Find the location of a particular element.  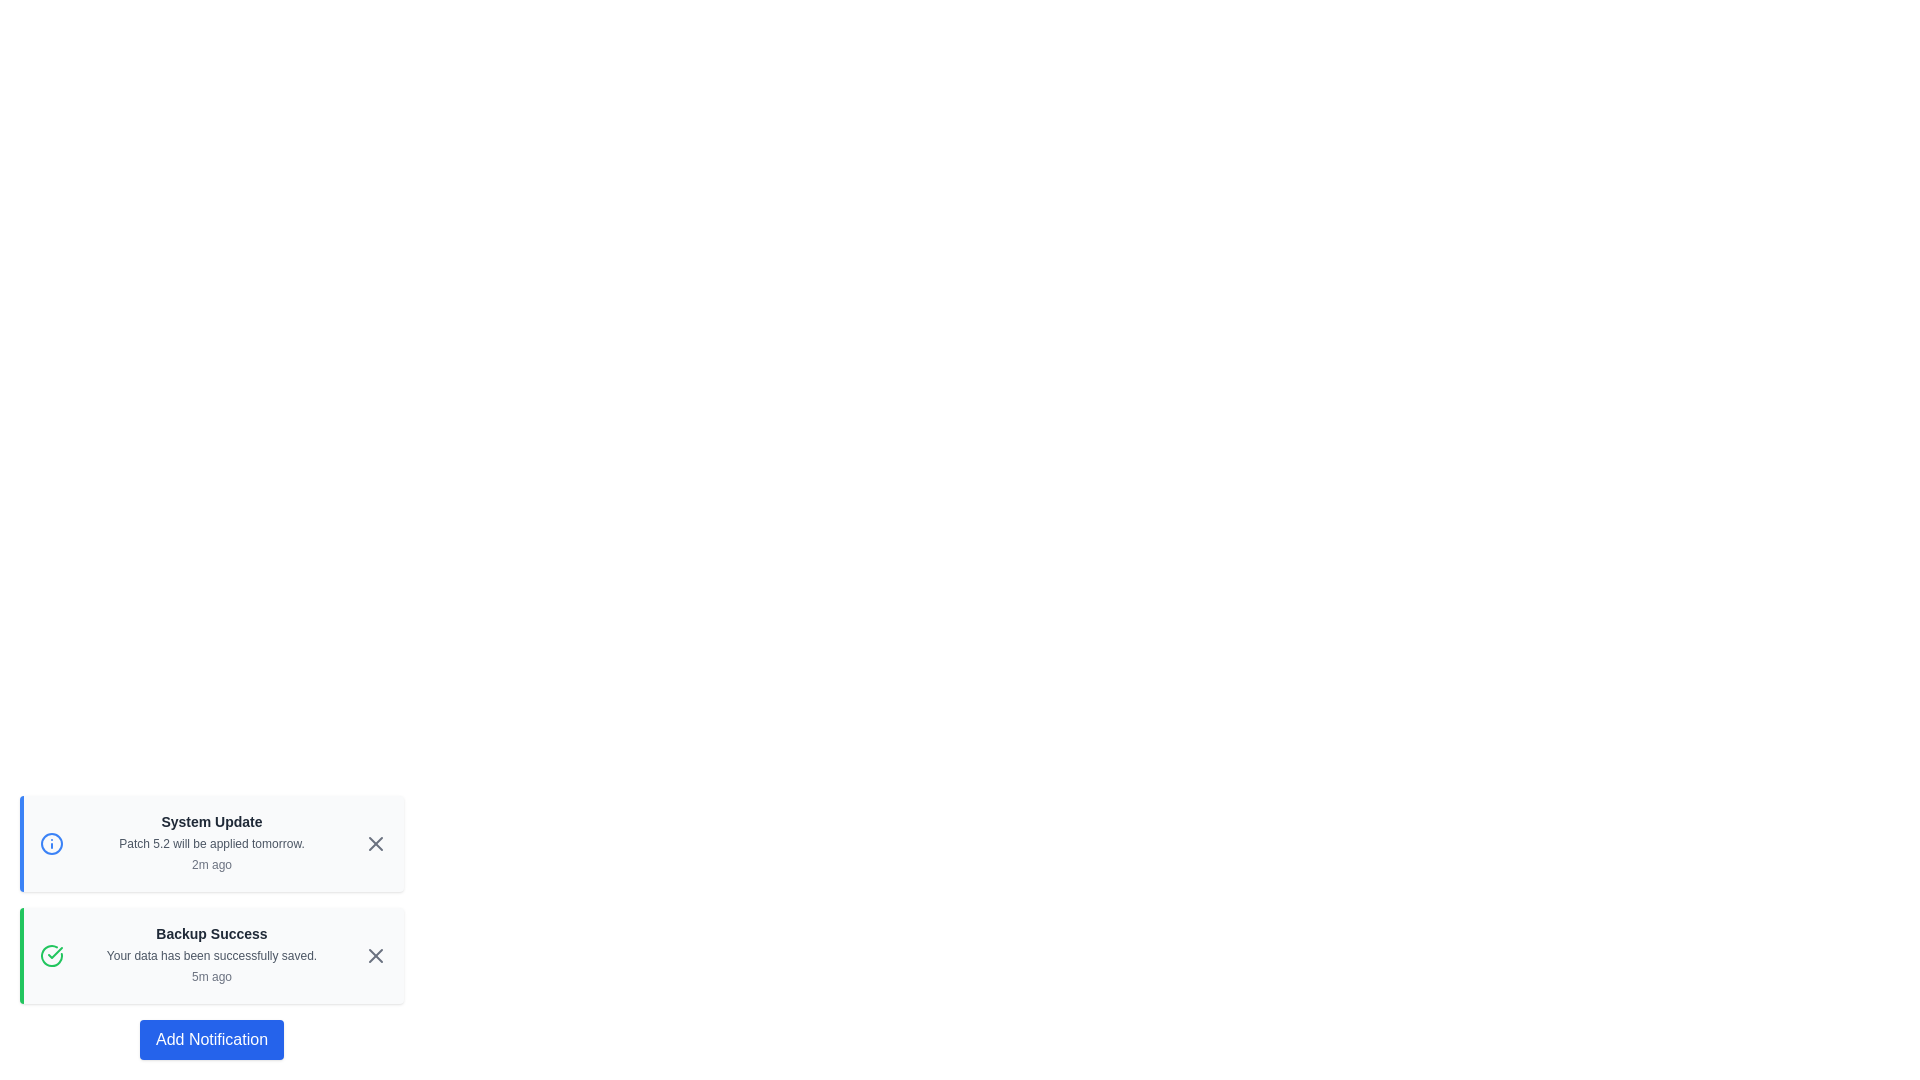

'Add Notification' button to add a new notification is located at coordinates (211, 1039).